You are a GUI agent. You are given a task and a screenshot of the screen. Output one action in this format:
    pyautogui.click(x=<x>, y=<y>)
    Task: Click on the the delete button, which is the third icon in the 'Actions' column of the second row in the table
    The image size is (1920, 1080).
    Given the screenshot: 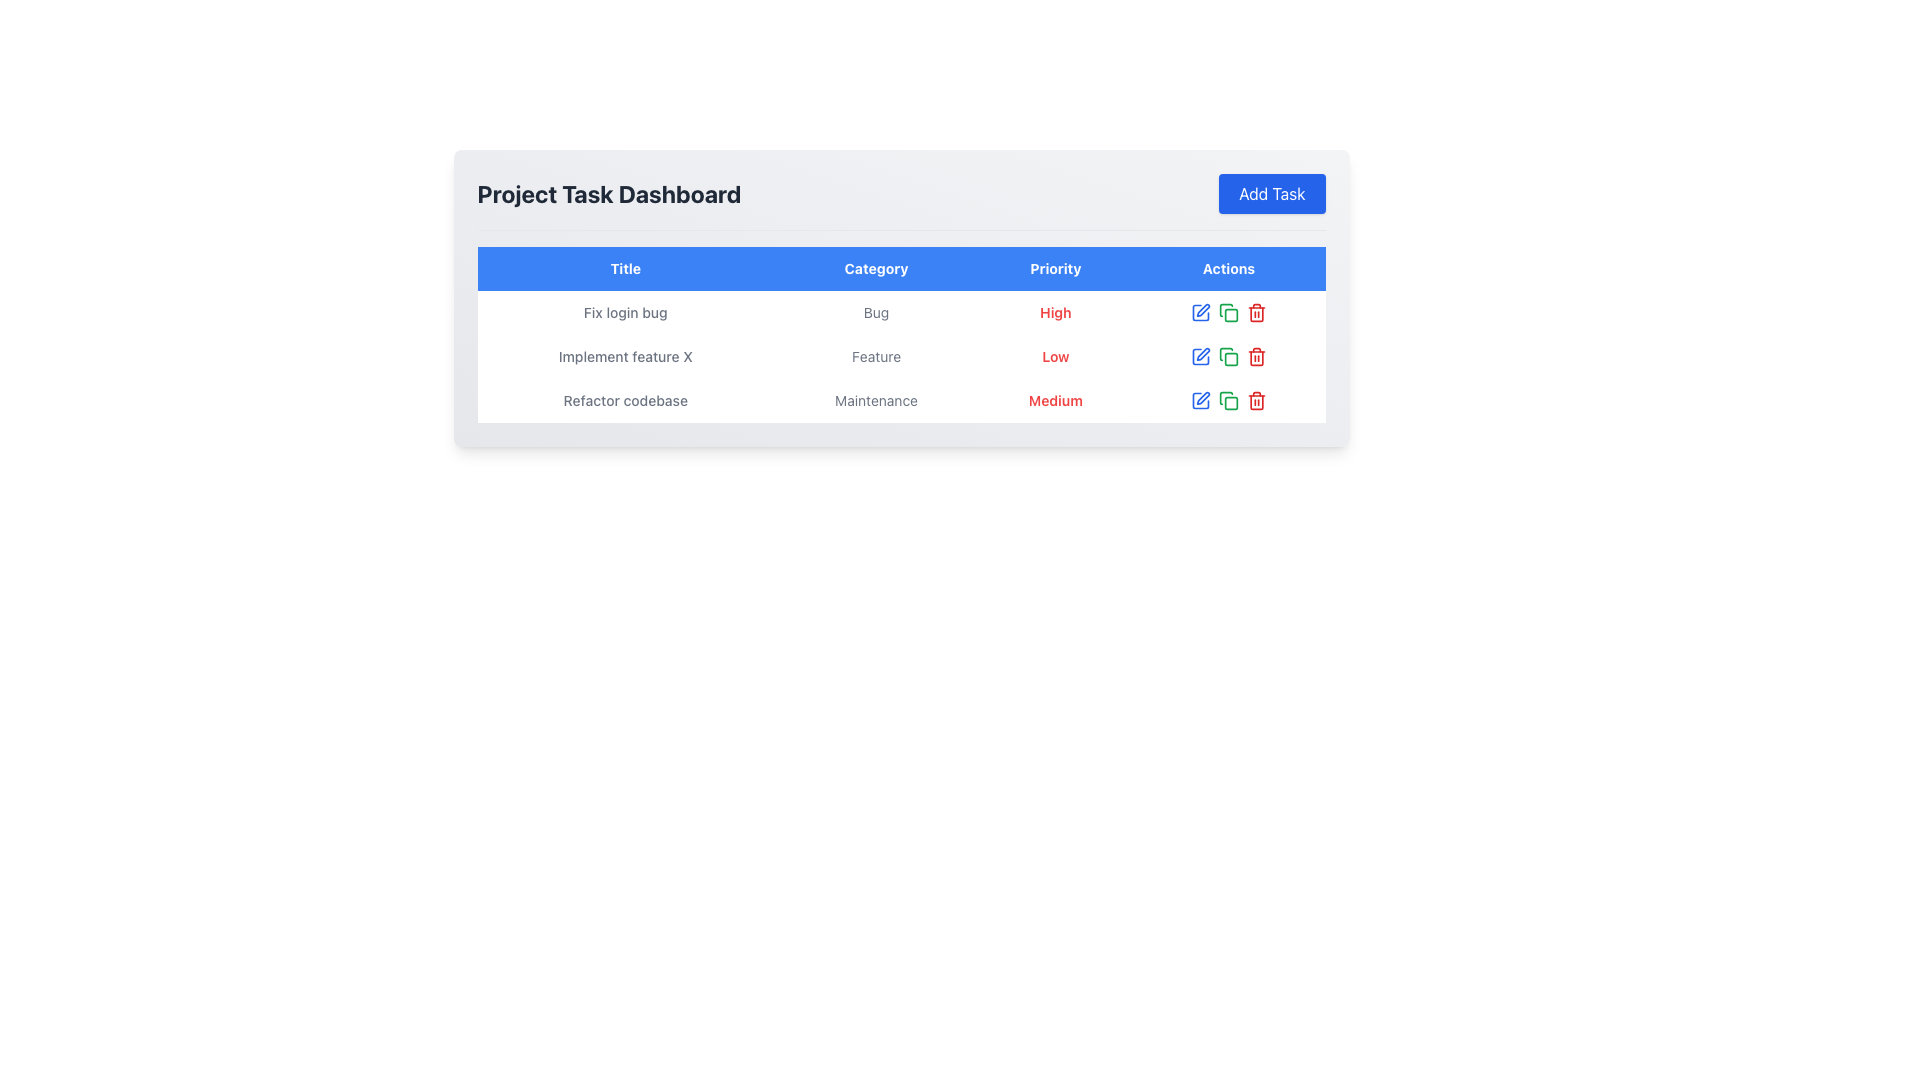 What is the action you would take?
    pyautogui.click(x=1256, y=356)
    